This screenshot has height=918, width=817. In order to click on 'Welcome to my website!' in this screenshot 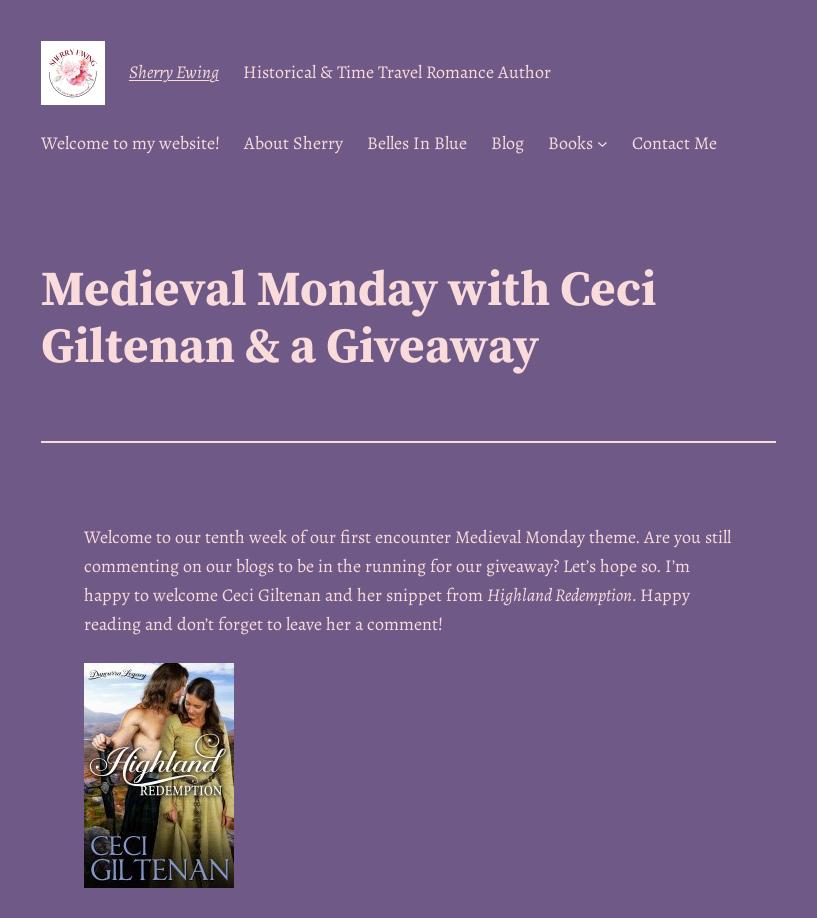, I will do `click(129, 141)`.